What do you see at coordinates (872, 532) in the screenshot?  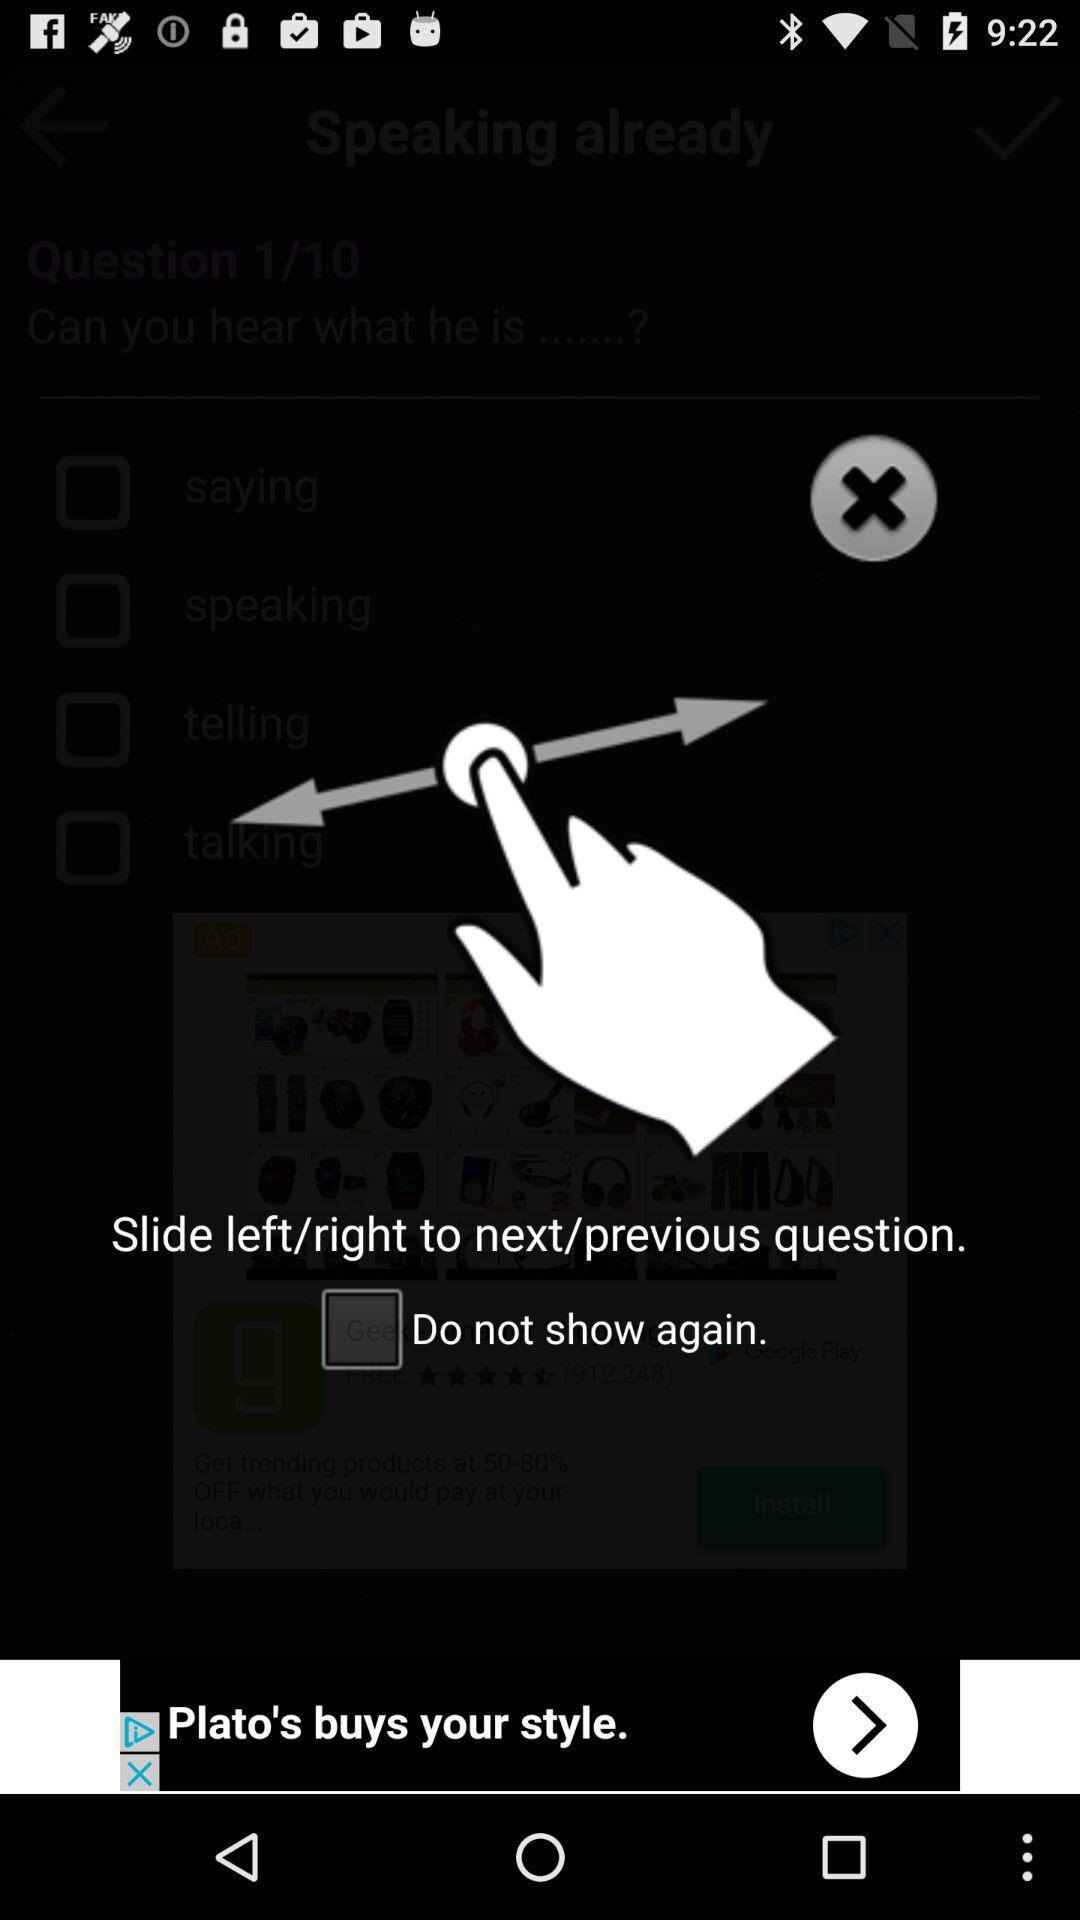 I see `the close icon` at bounding box center [872, 532].